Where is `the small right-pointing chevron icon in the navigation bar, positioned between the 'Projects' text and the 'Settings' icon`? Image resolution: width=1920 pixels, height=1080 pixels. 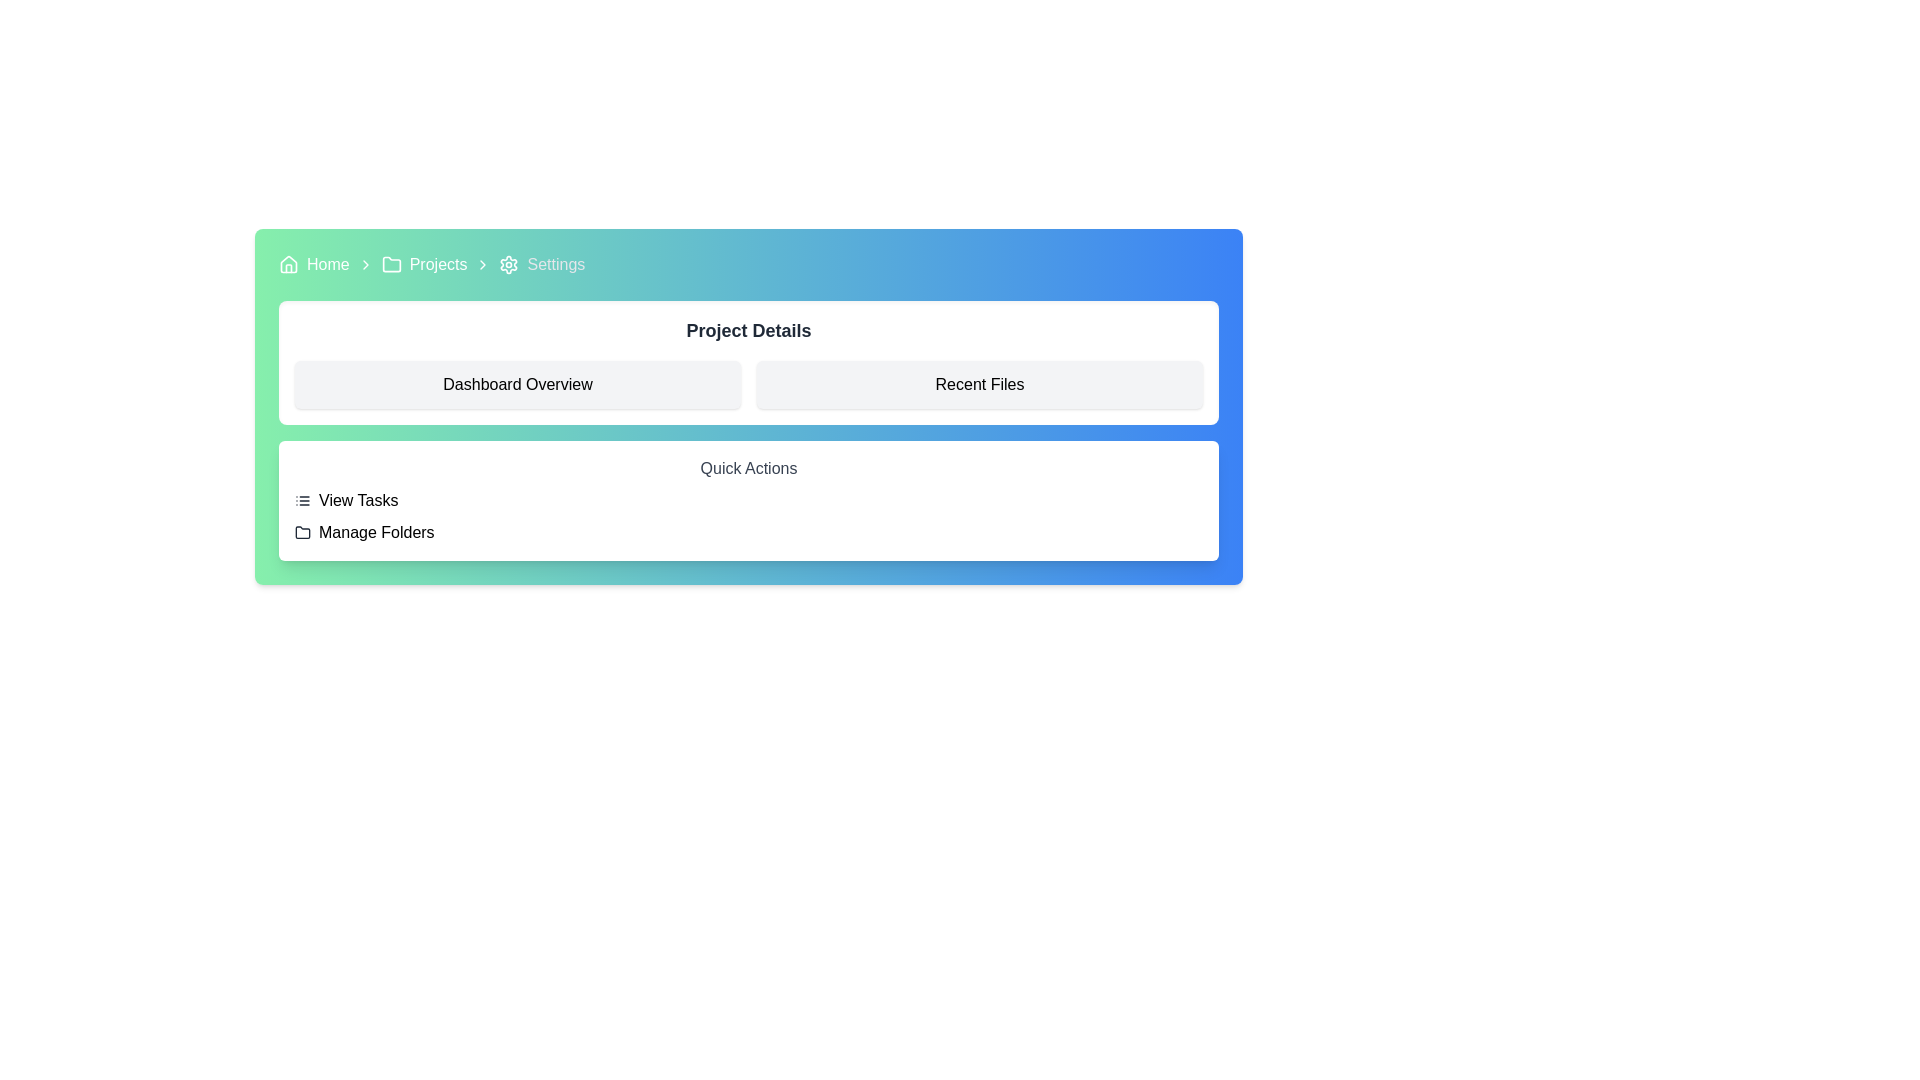 the small right-pointing chevron icon in the navigation bar, positioned between the 'Projects' text and the 'Settings' icon is located at coordinates (483, 264).